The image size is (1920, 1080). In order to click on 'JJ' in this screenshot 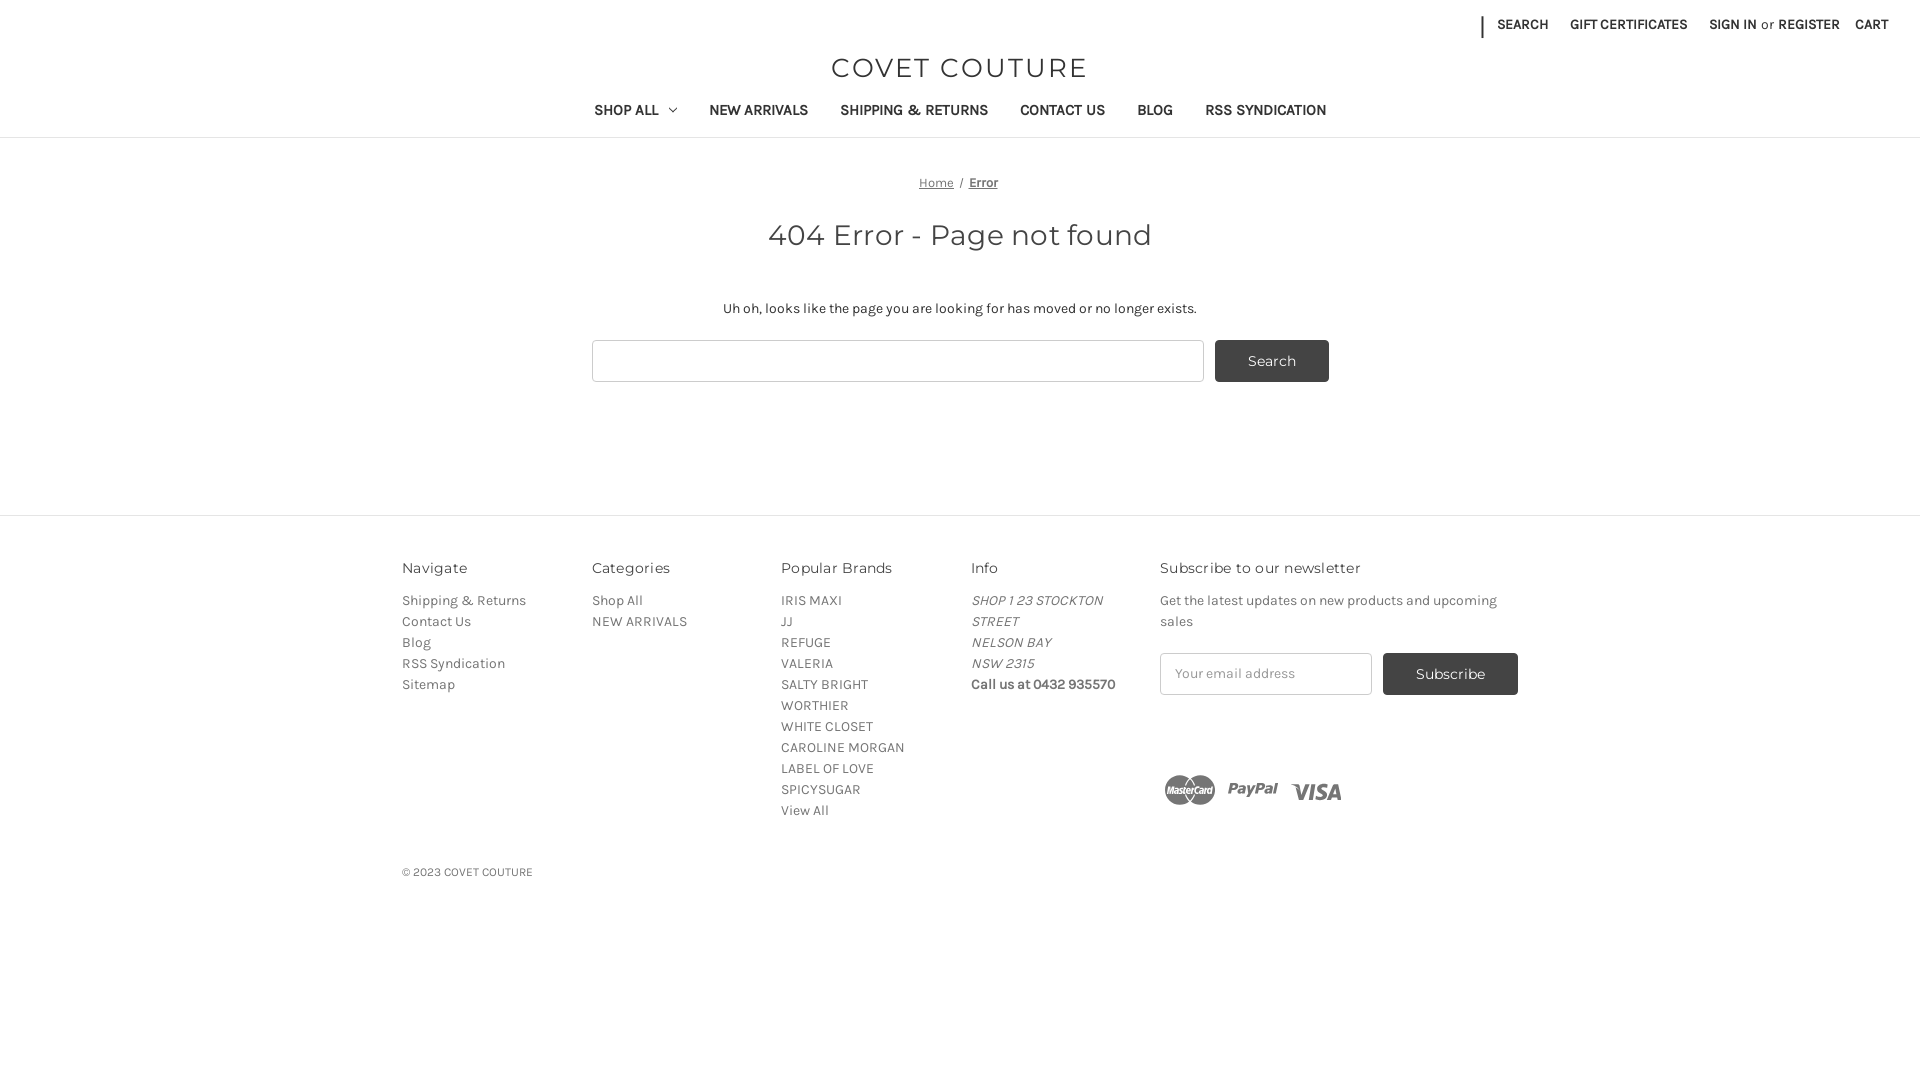, I will do `click(786, 620)`.